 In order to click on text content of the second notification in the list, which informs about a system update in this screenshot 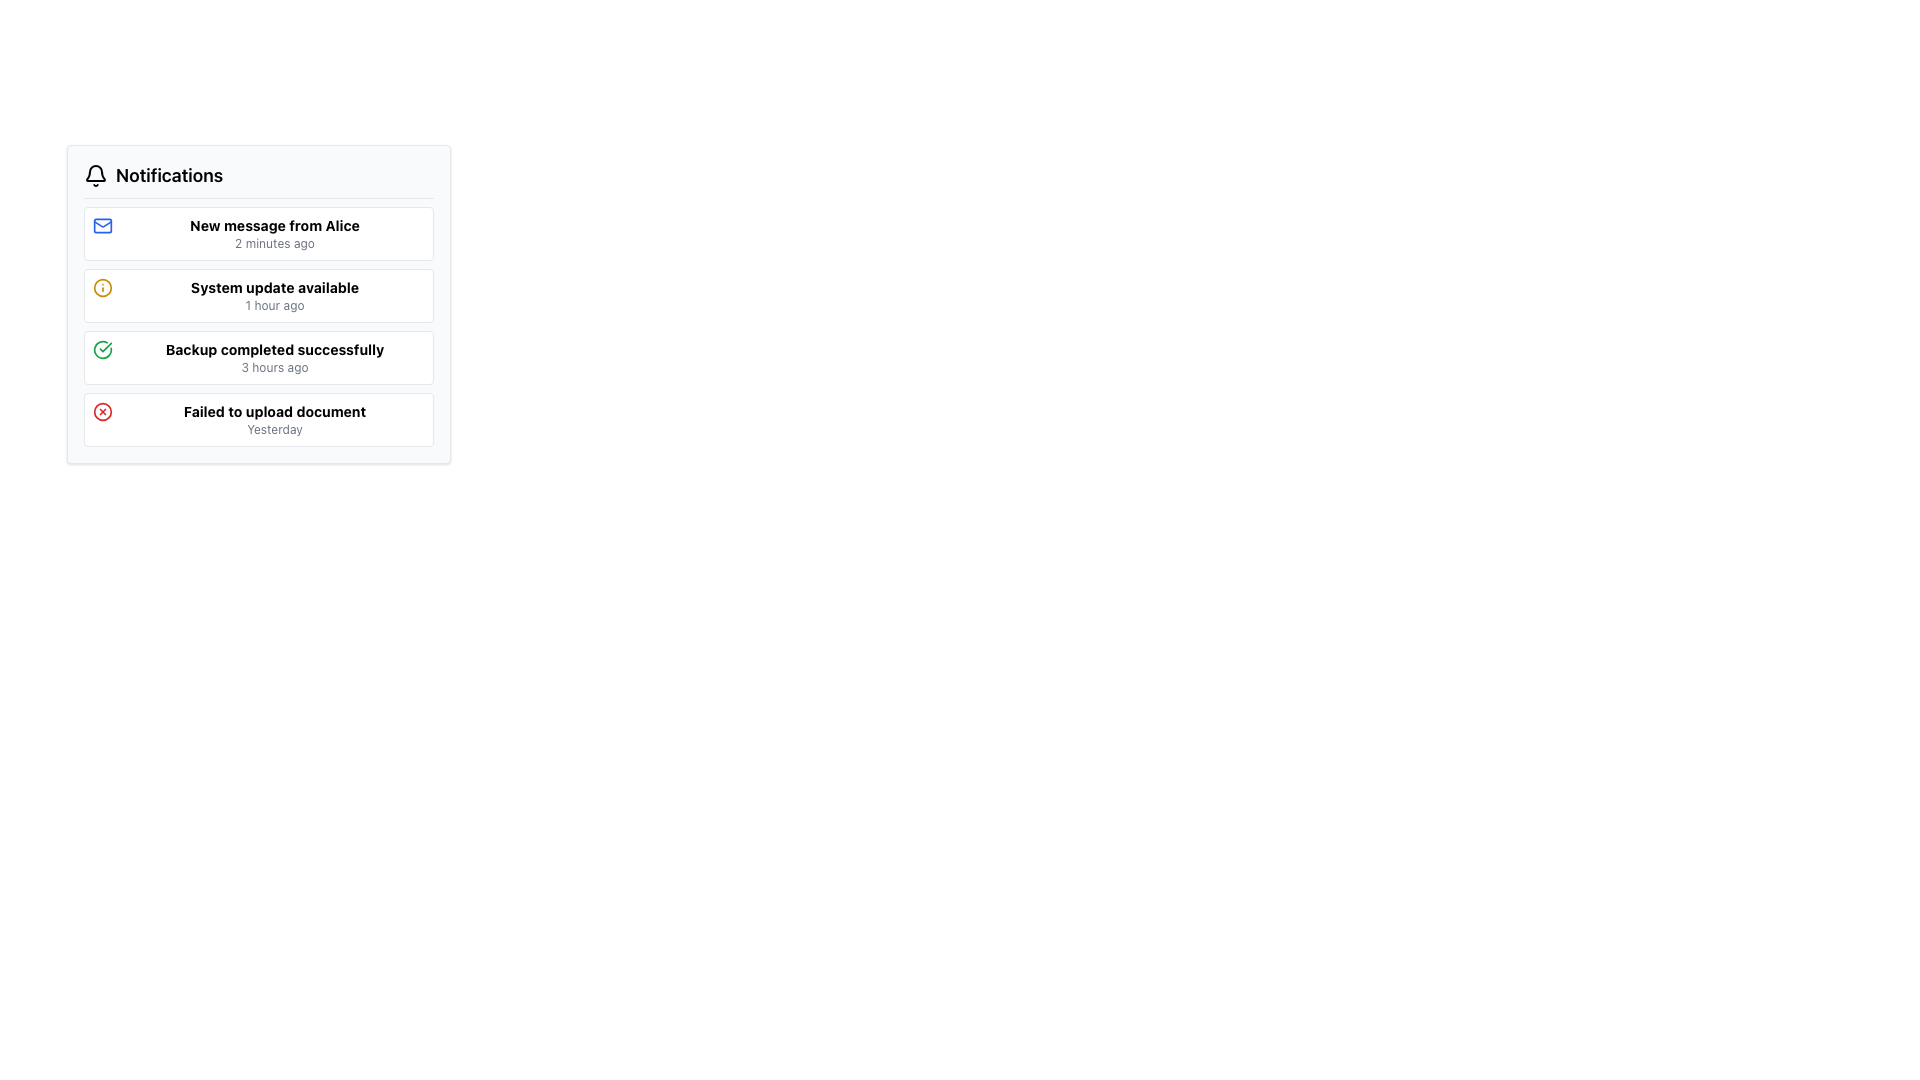, I will do `click(273, 296)`.